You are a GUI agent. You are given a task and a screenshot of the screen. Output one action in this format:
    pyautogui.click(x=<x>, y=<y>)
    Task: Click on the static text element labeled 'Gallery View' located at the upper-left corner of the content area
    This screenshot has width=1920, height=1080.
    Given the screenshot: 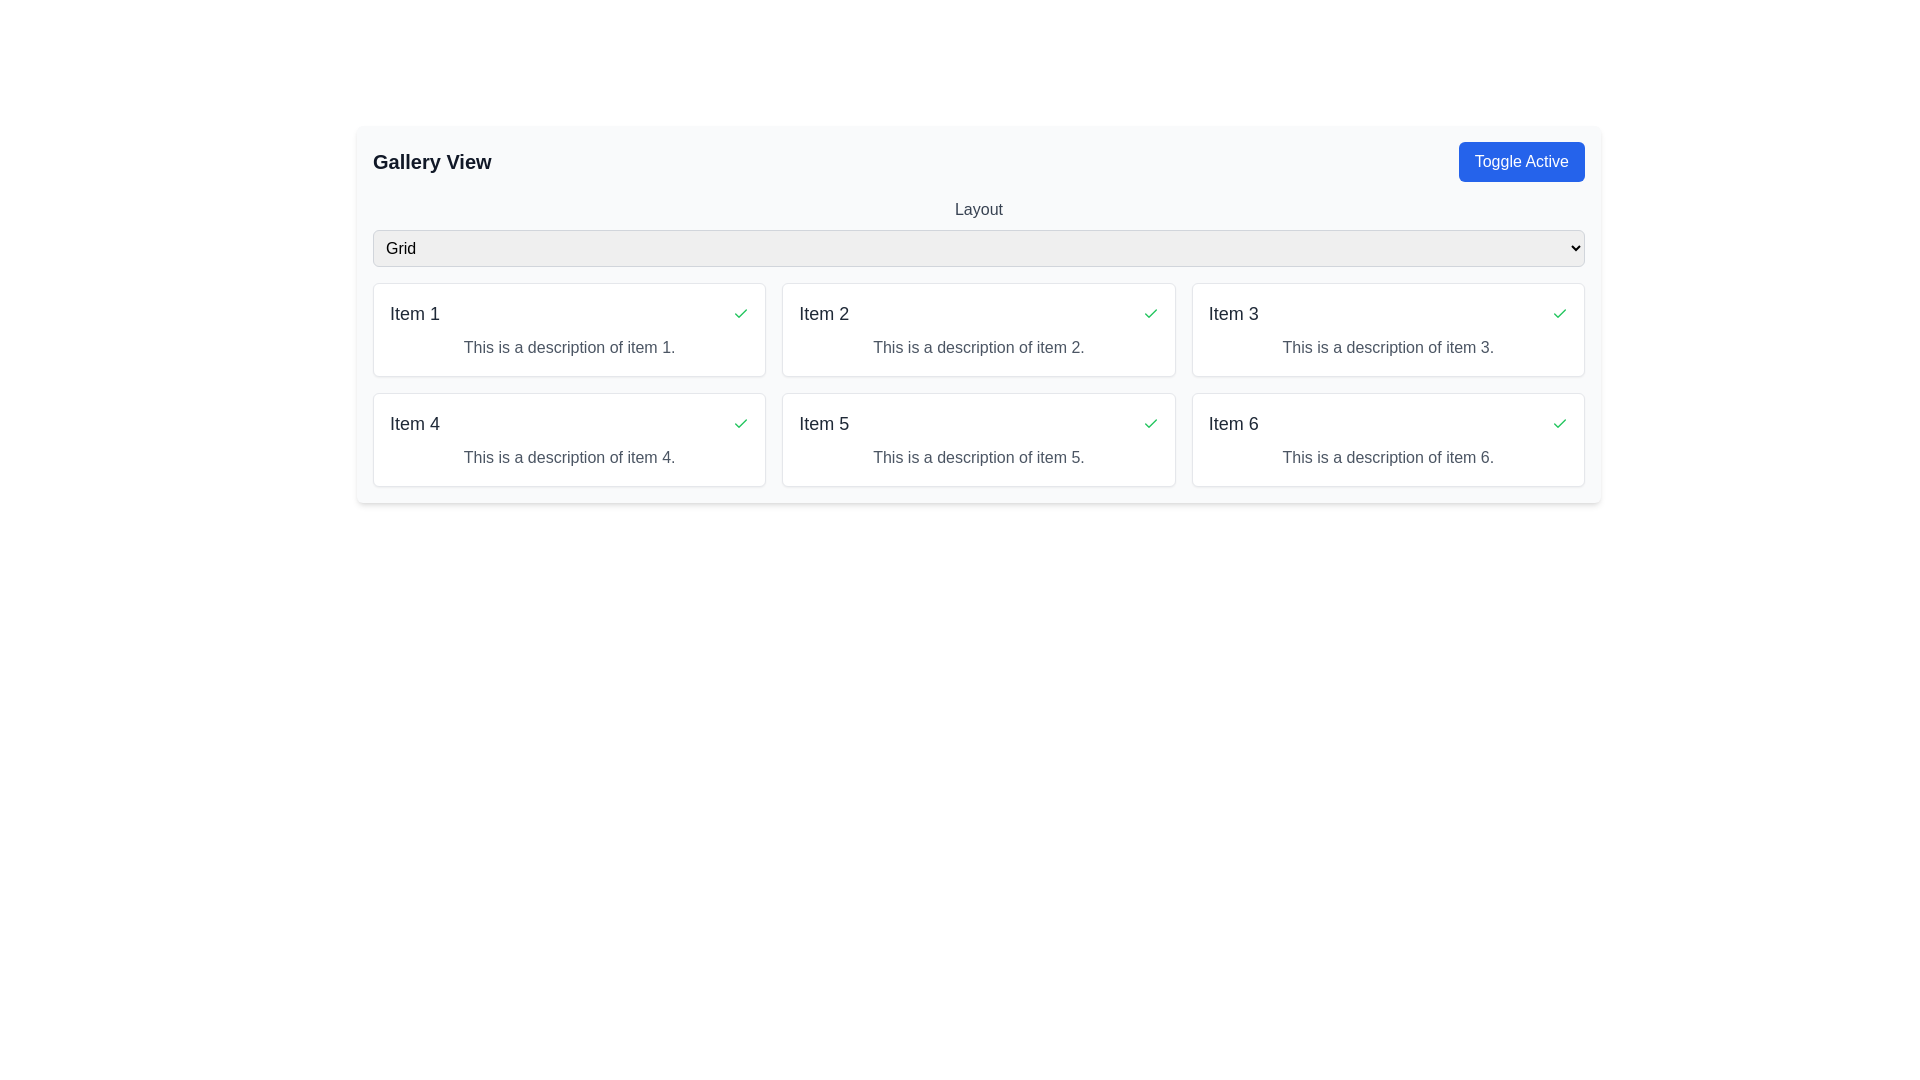 What is the action you would take?
    pyautogui.click(x=431, y=161)
    